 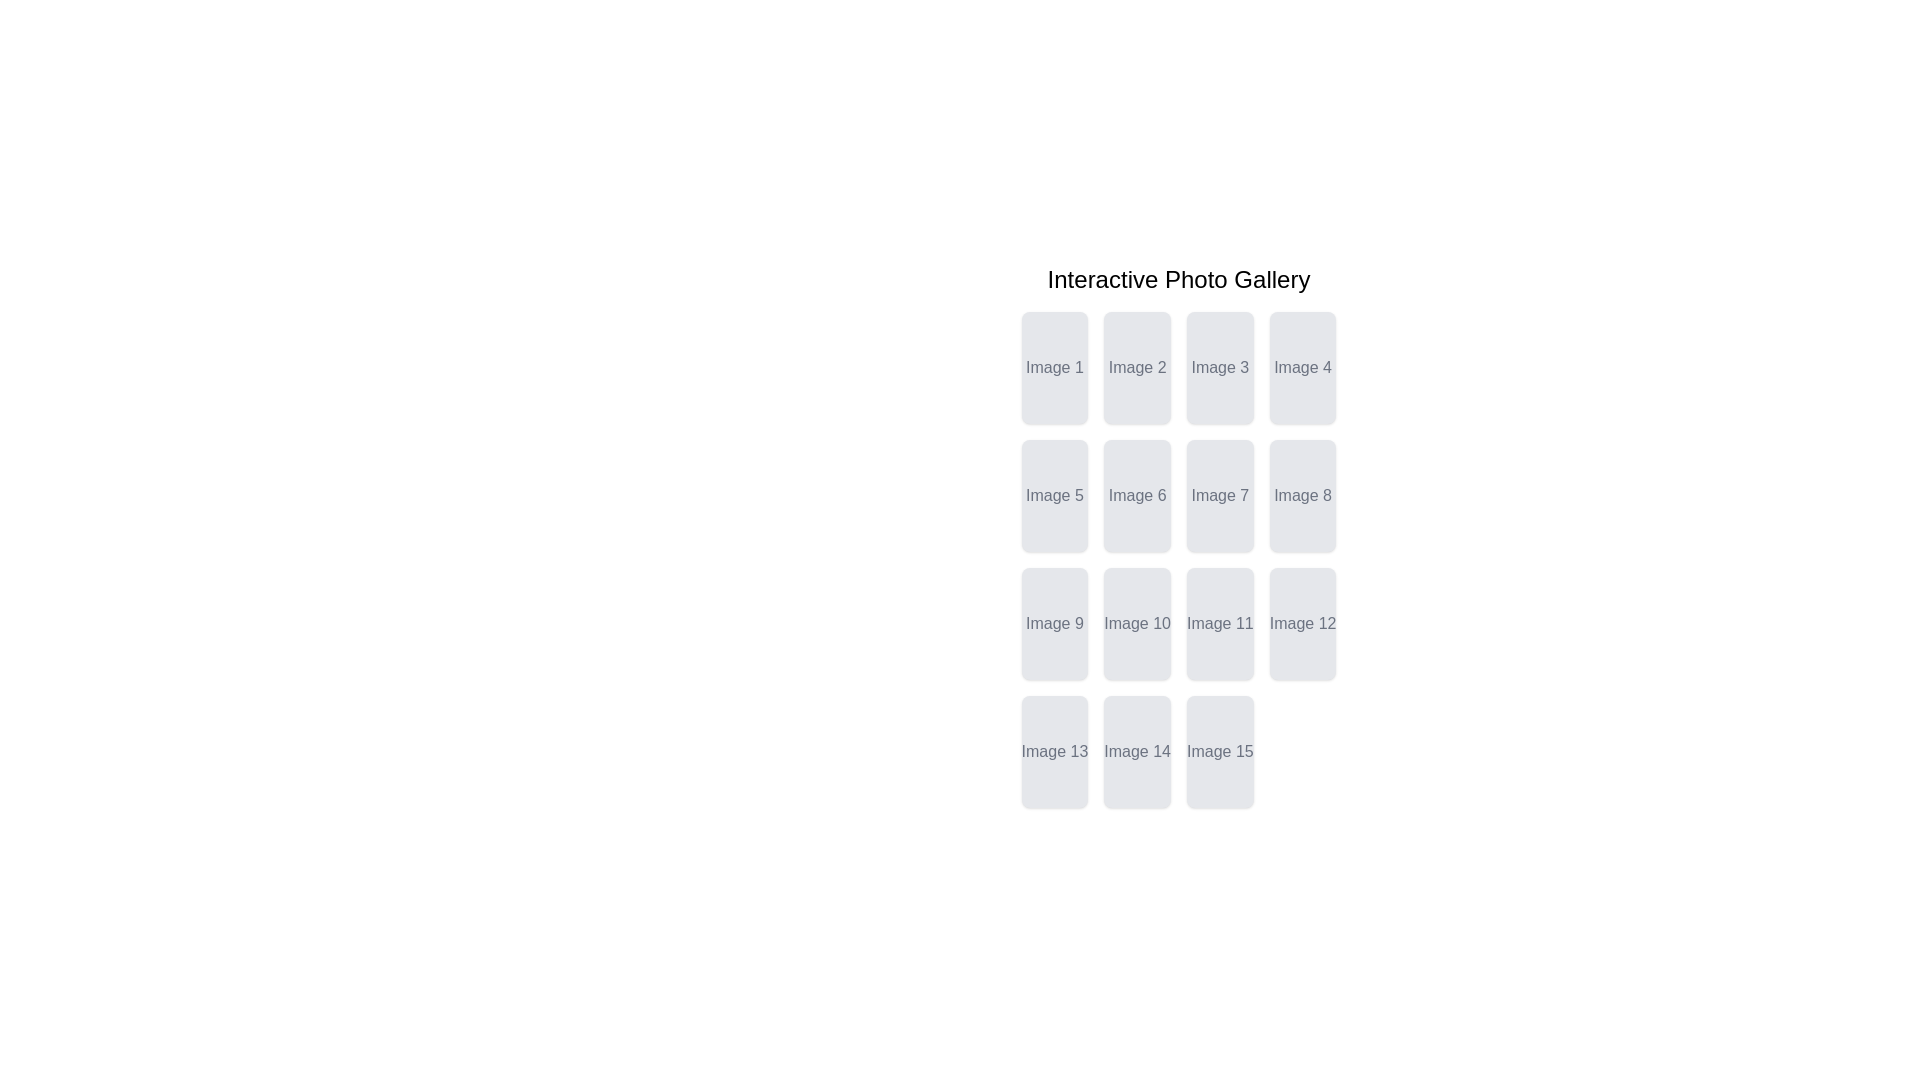 What do you see at coordinates (1303, 495) in the screenshot?
I see `the Interactive image tile labeled 'Image 8'` at bounding box center [1303, 495].